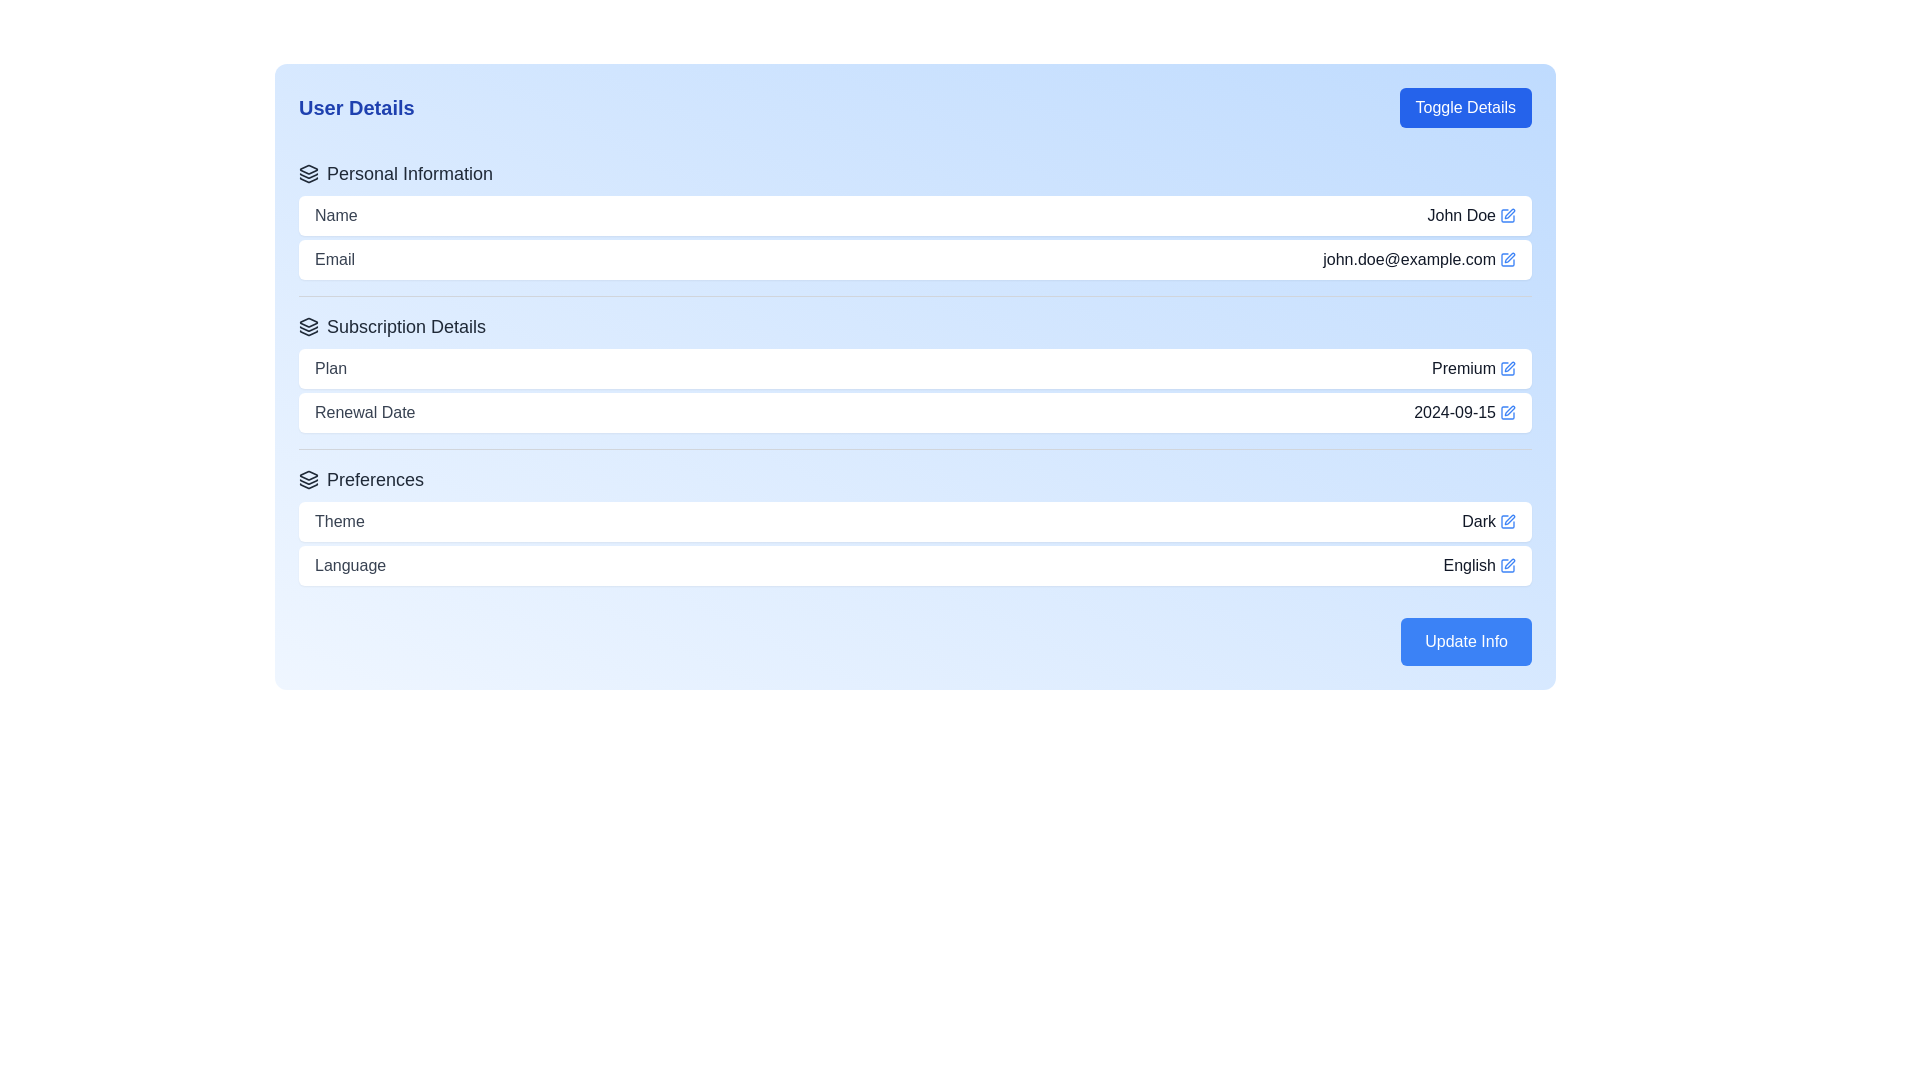 This screenshot has height=1080, width=1920. I want to click on the 'Plan' text label in the 'Subscription Details' section, which is styled in gray and displayed in a sans-serif font, so click(331, 369).